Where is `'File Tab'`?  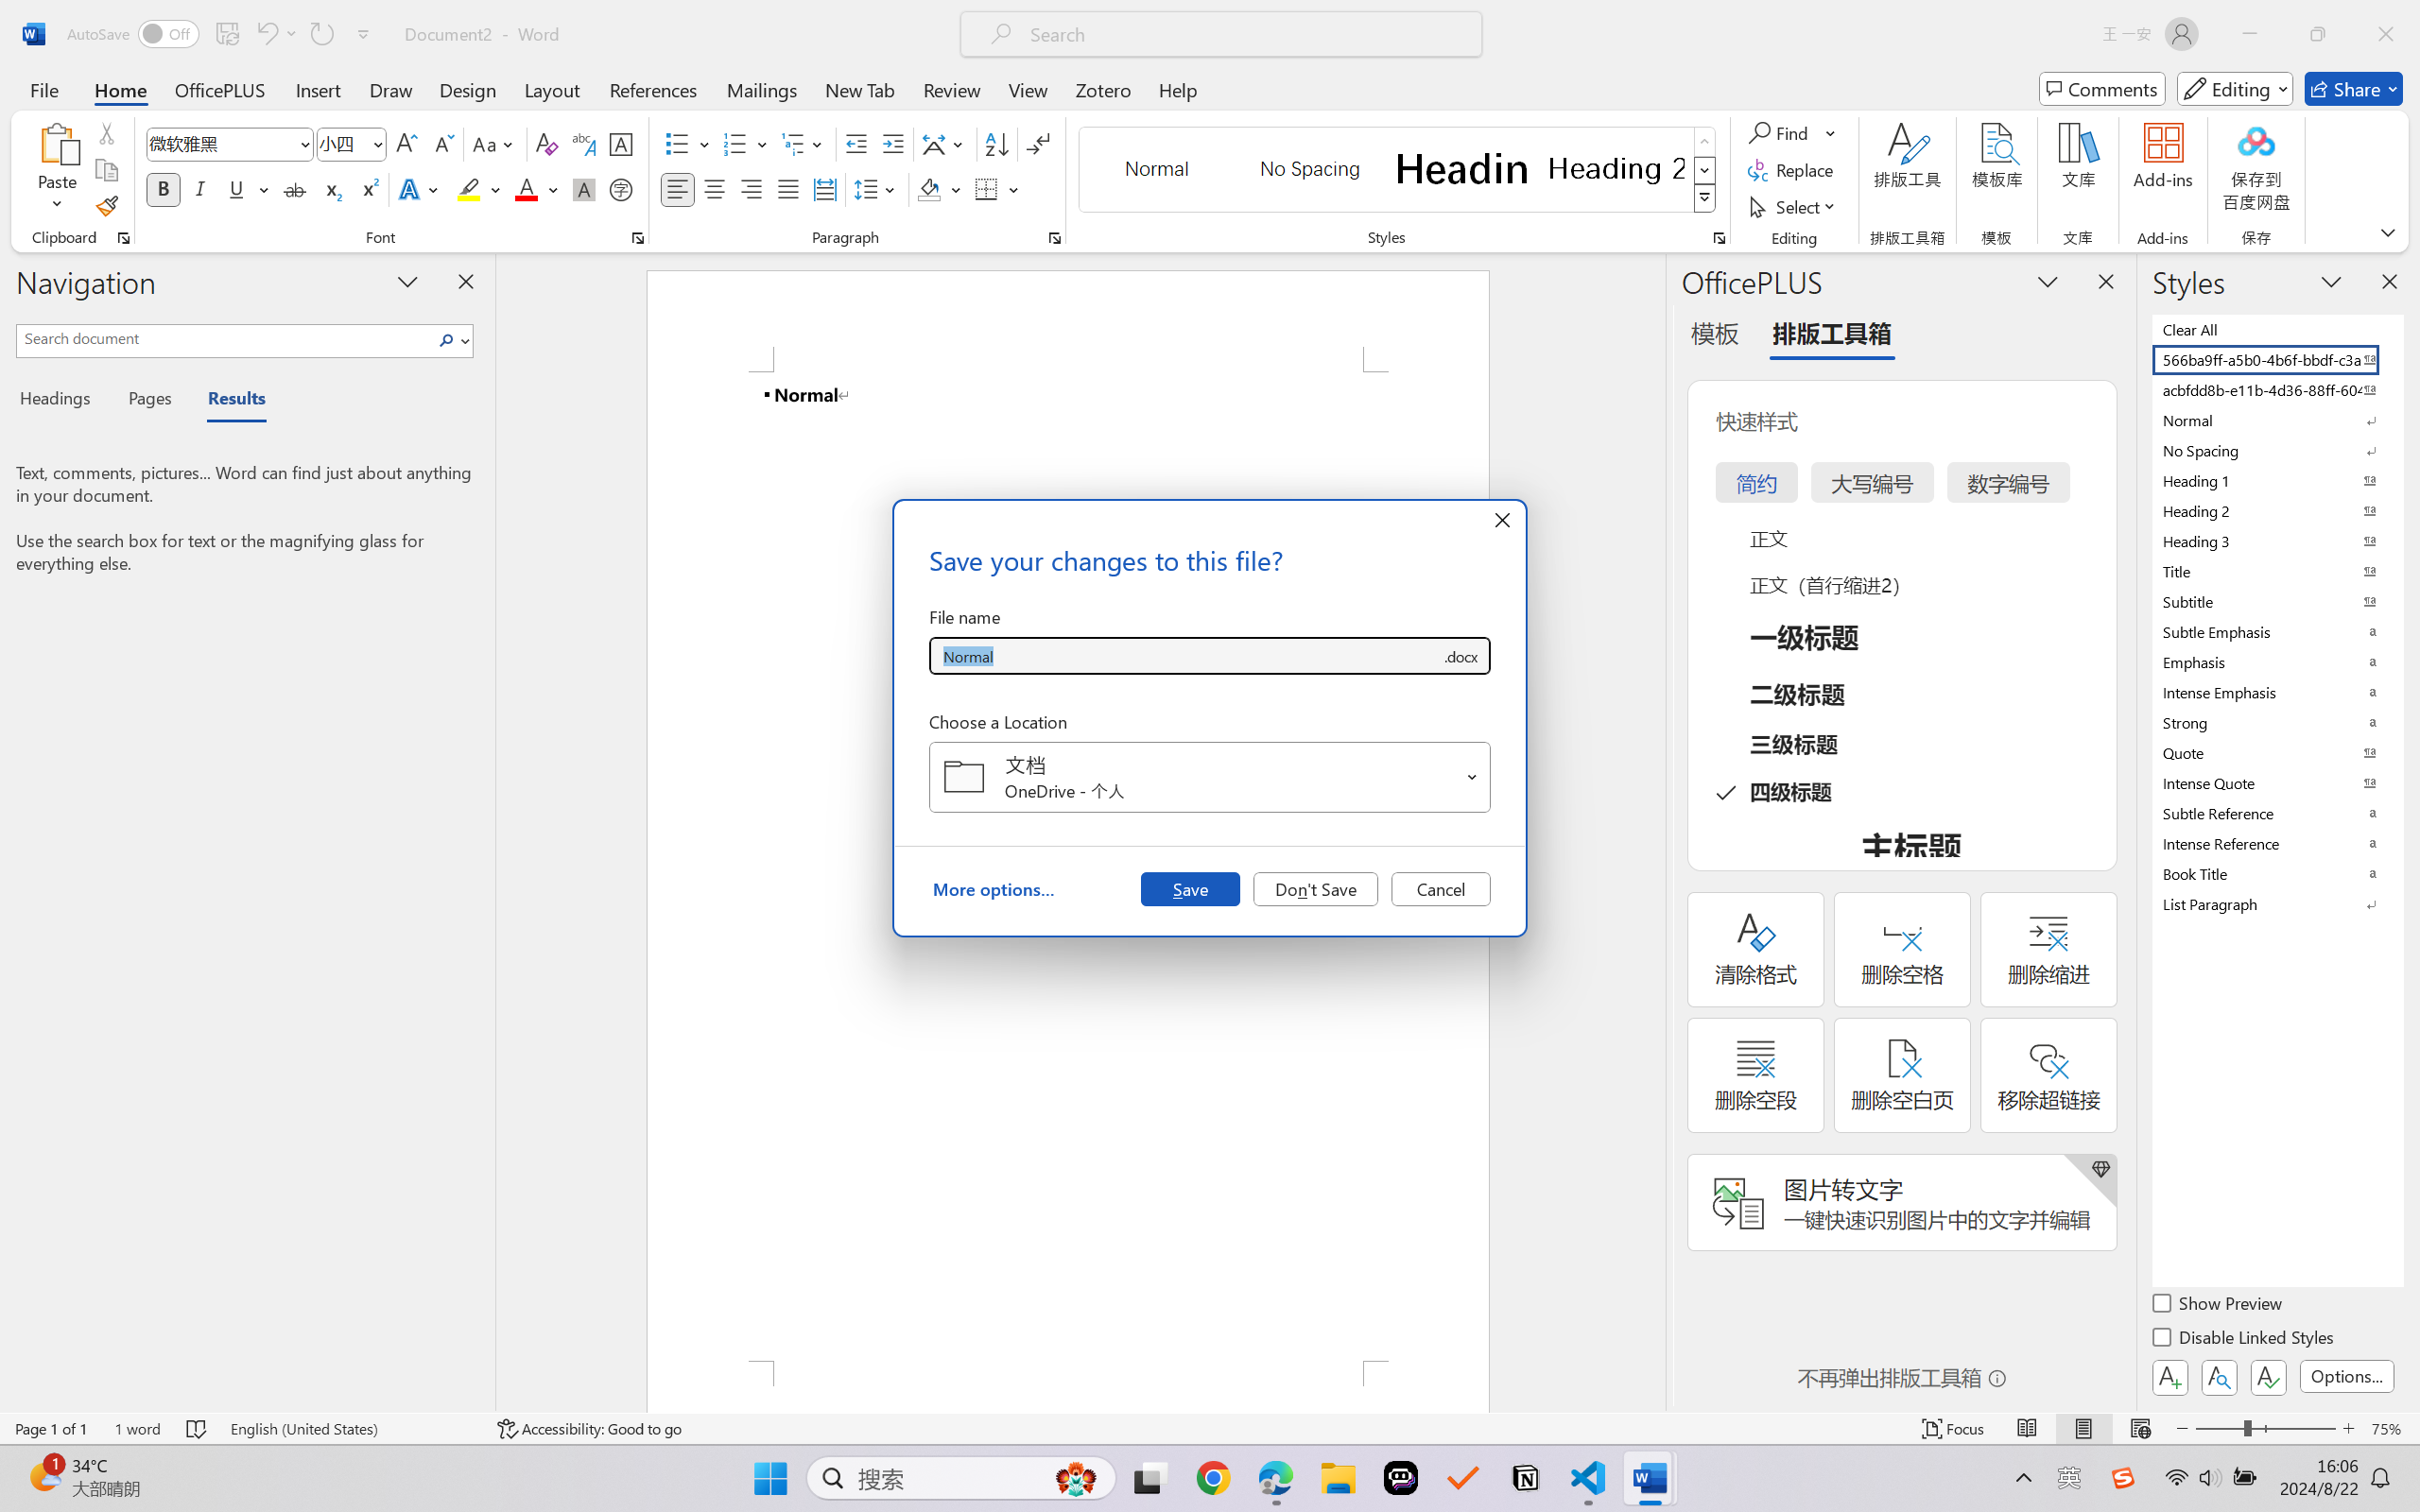 'File Tab' is located at coordinates (43, 88).